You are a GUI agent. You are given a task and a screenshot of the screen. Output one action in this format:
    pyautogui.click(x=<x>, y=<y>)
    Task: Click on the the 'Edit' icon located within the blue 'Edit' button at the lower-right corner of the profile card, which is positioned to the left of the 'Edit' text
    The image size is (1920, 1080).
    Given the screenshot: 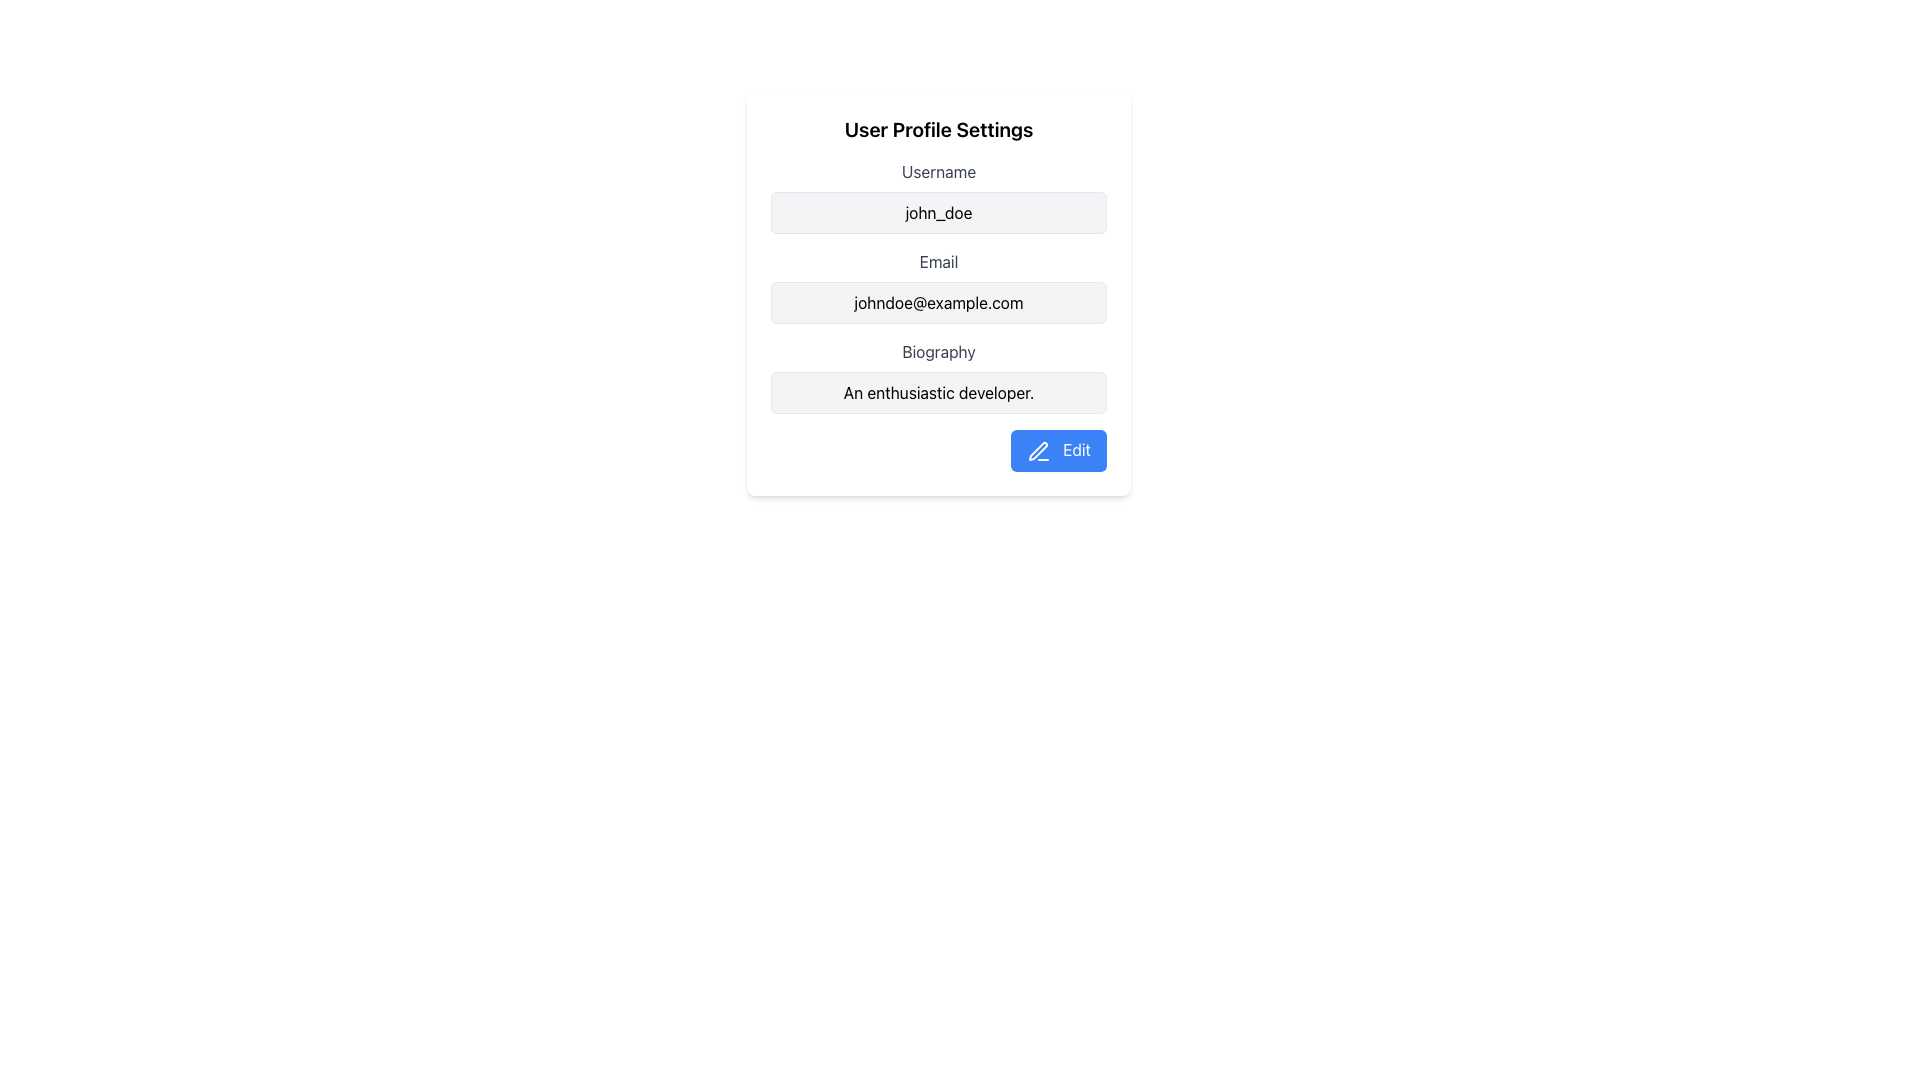 What is the action you would take?
    pyautogui.click(x=1038, y=451)
    